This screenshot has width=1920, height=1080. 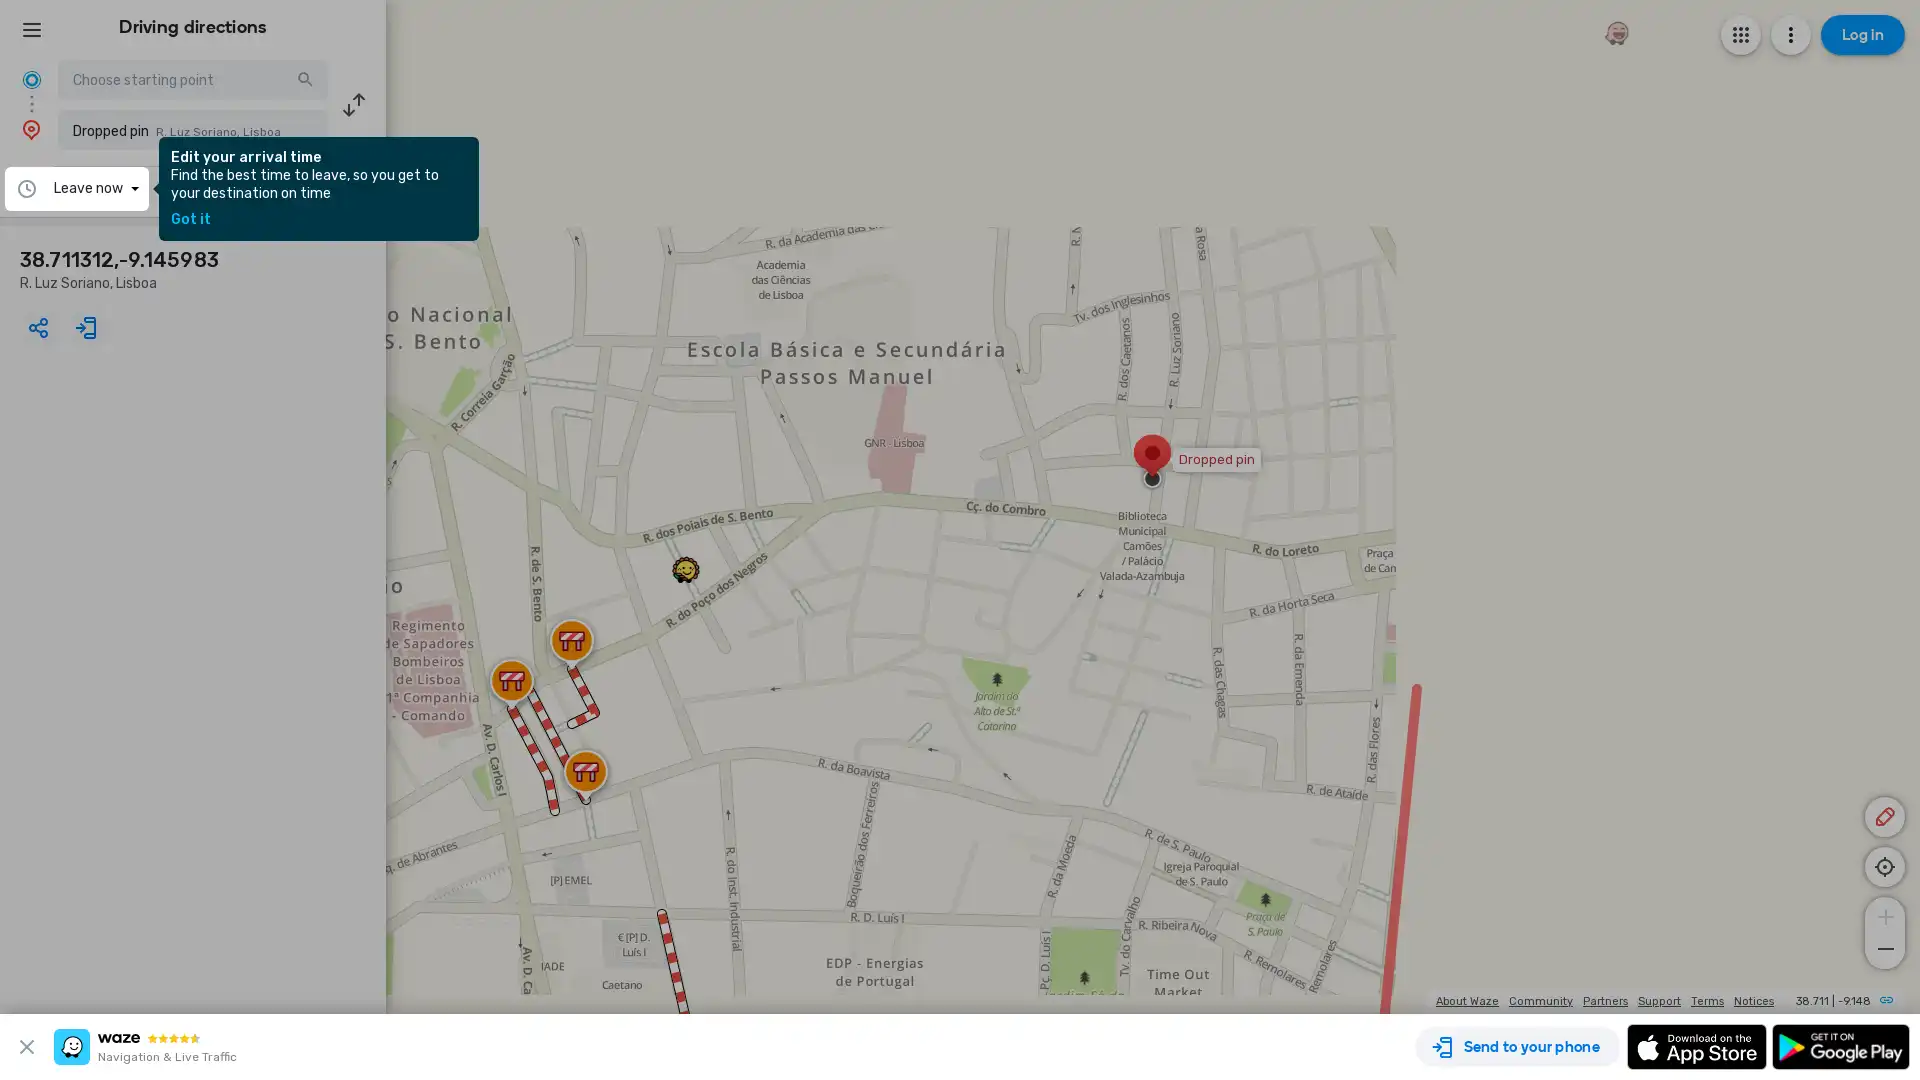 I want to click on Zoom in, so click(x=1884, y=914).